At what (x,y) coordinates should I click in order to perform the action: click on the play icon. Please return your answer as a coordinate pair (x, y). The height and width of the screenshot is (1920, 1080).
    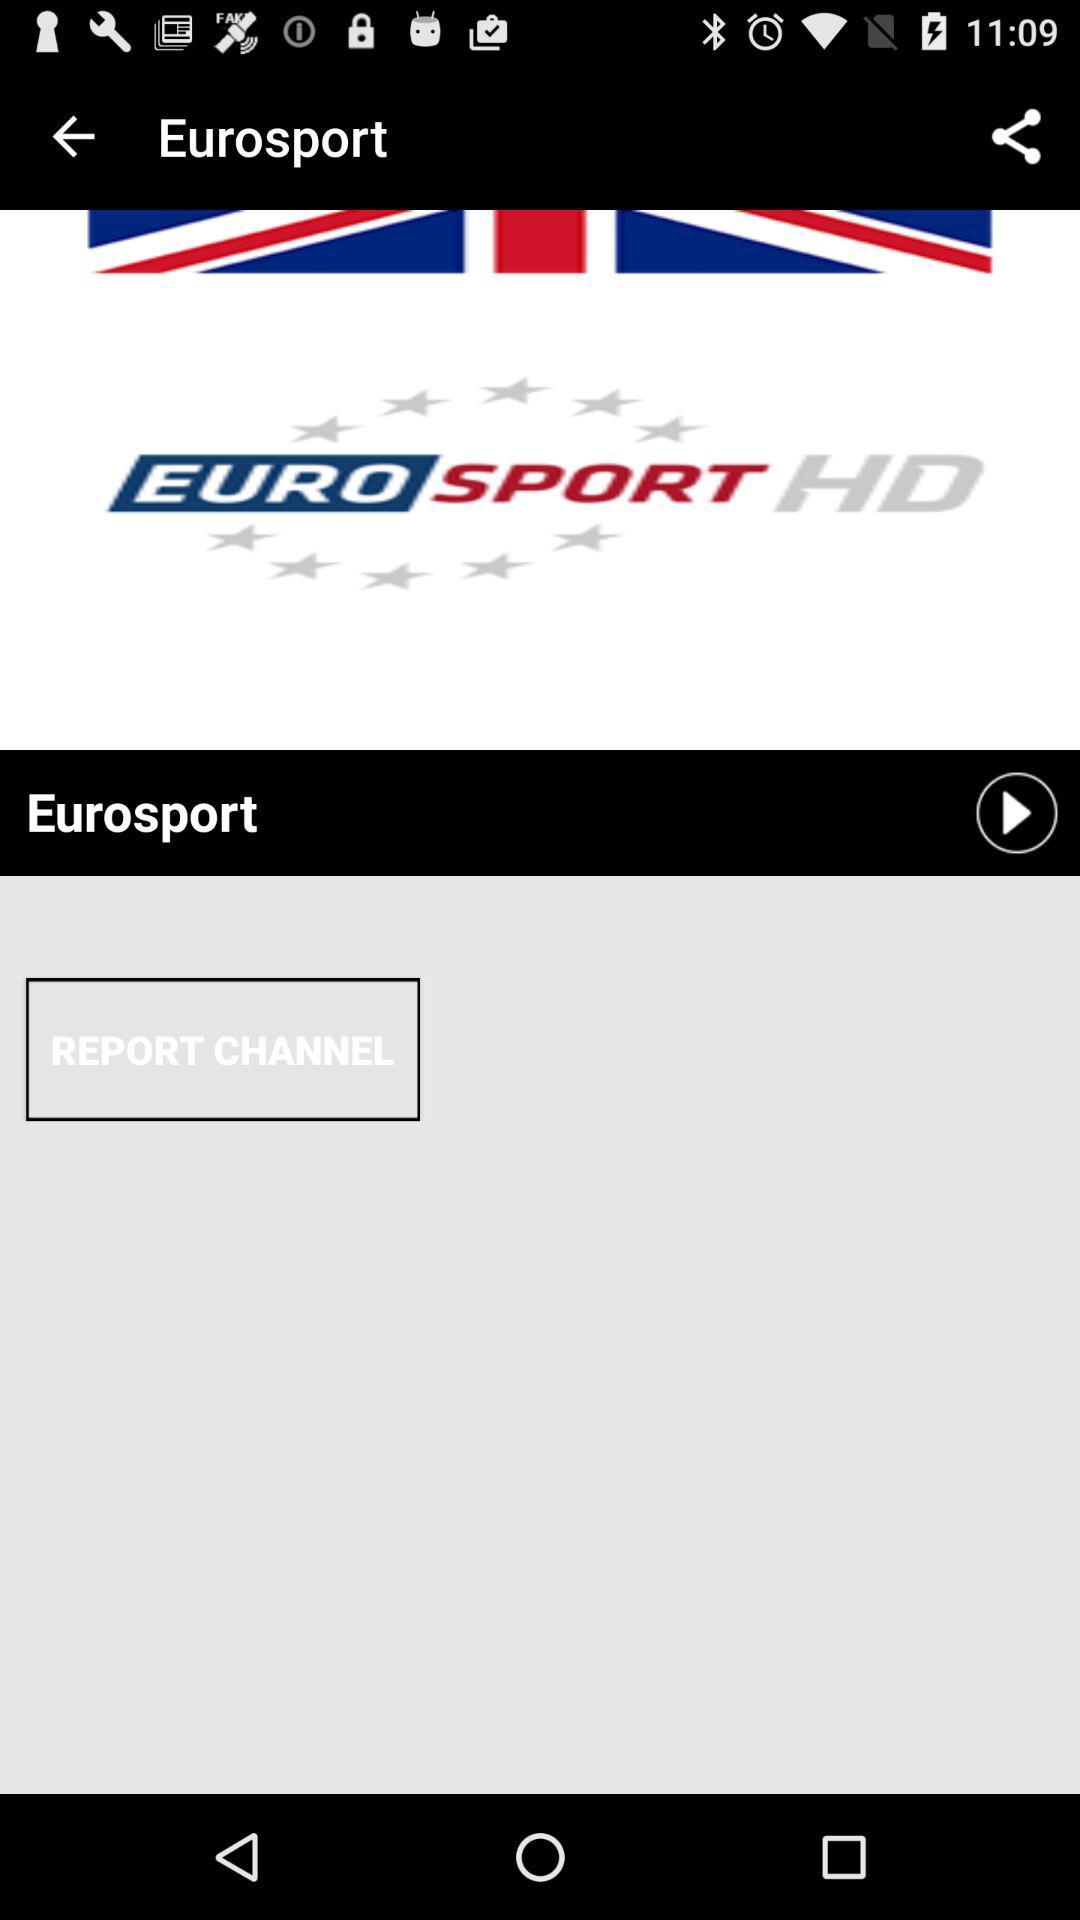
    Looking at the image, I should click on (1017, 870).